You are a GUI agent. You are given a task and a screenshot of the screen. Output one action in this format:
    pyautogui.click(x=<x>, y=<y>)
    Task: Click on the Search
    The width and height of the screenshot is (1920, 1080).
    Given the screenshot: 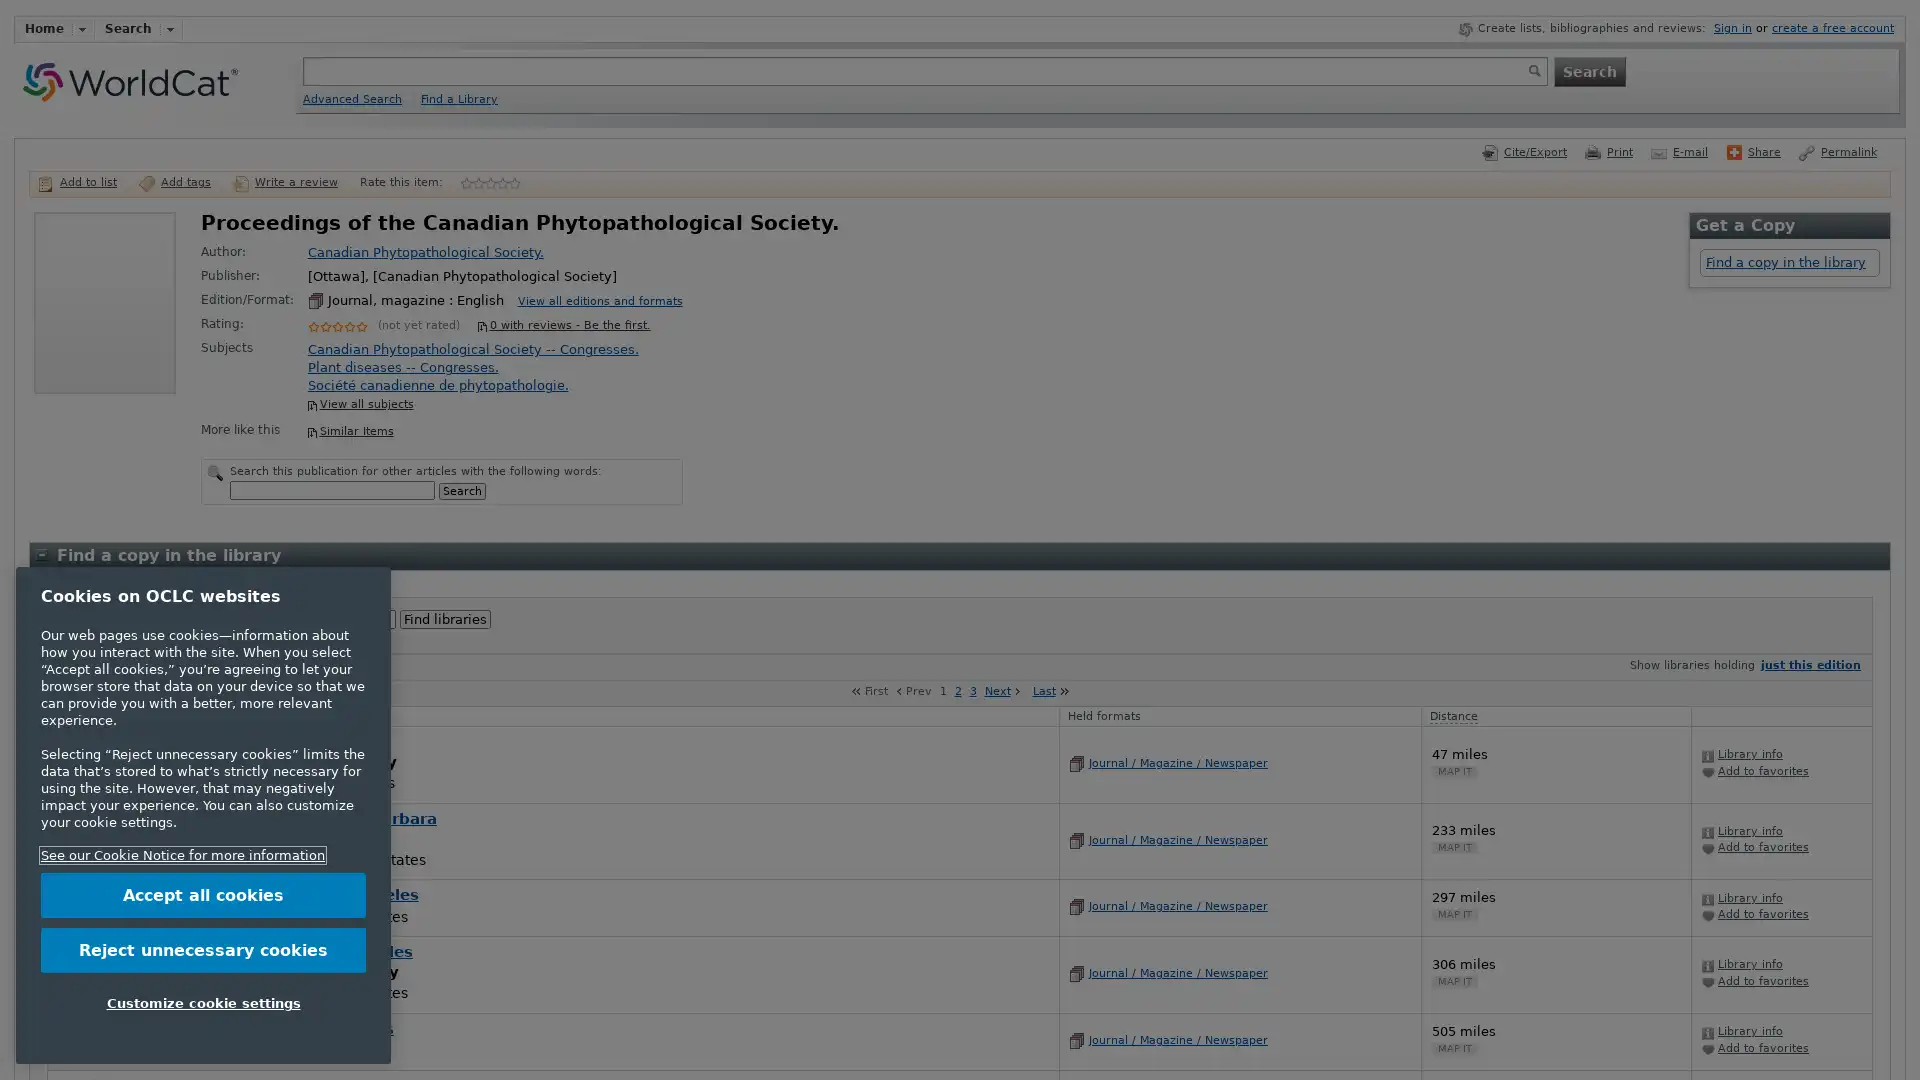 What is the action you would take?
    pyautogui.click(x=460, y=491)
    